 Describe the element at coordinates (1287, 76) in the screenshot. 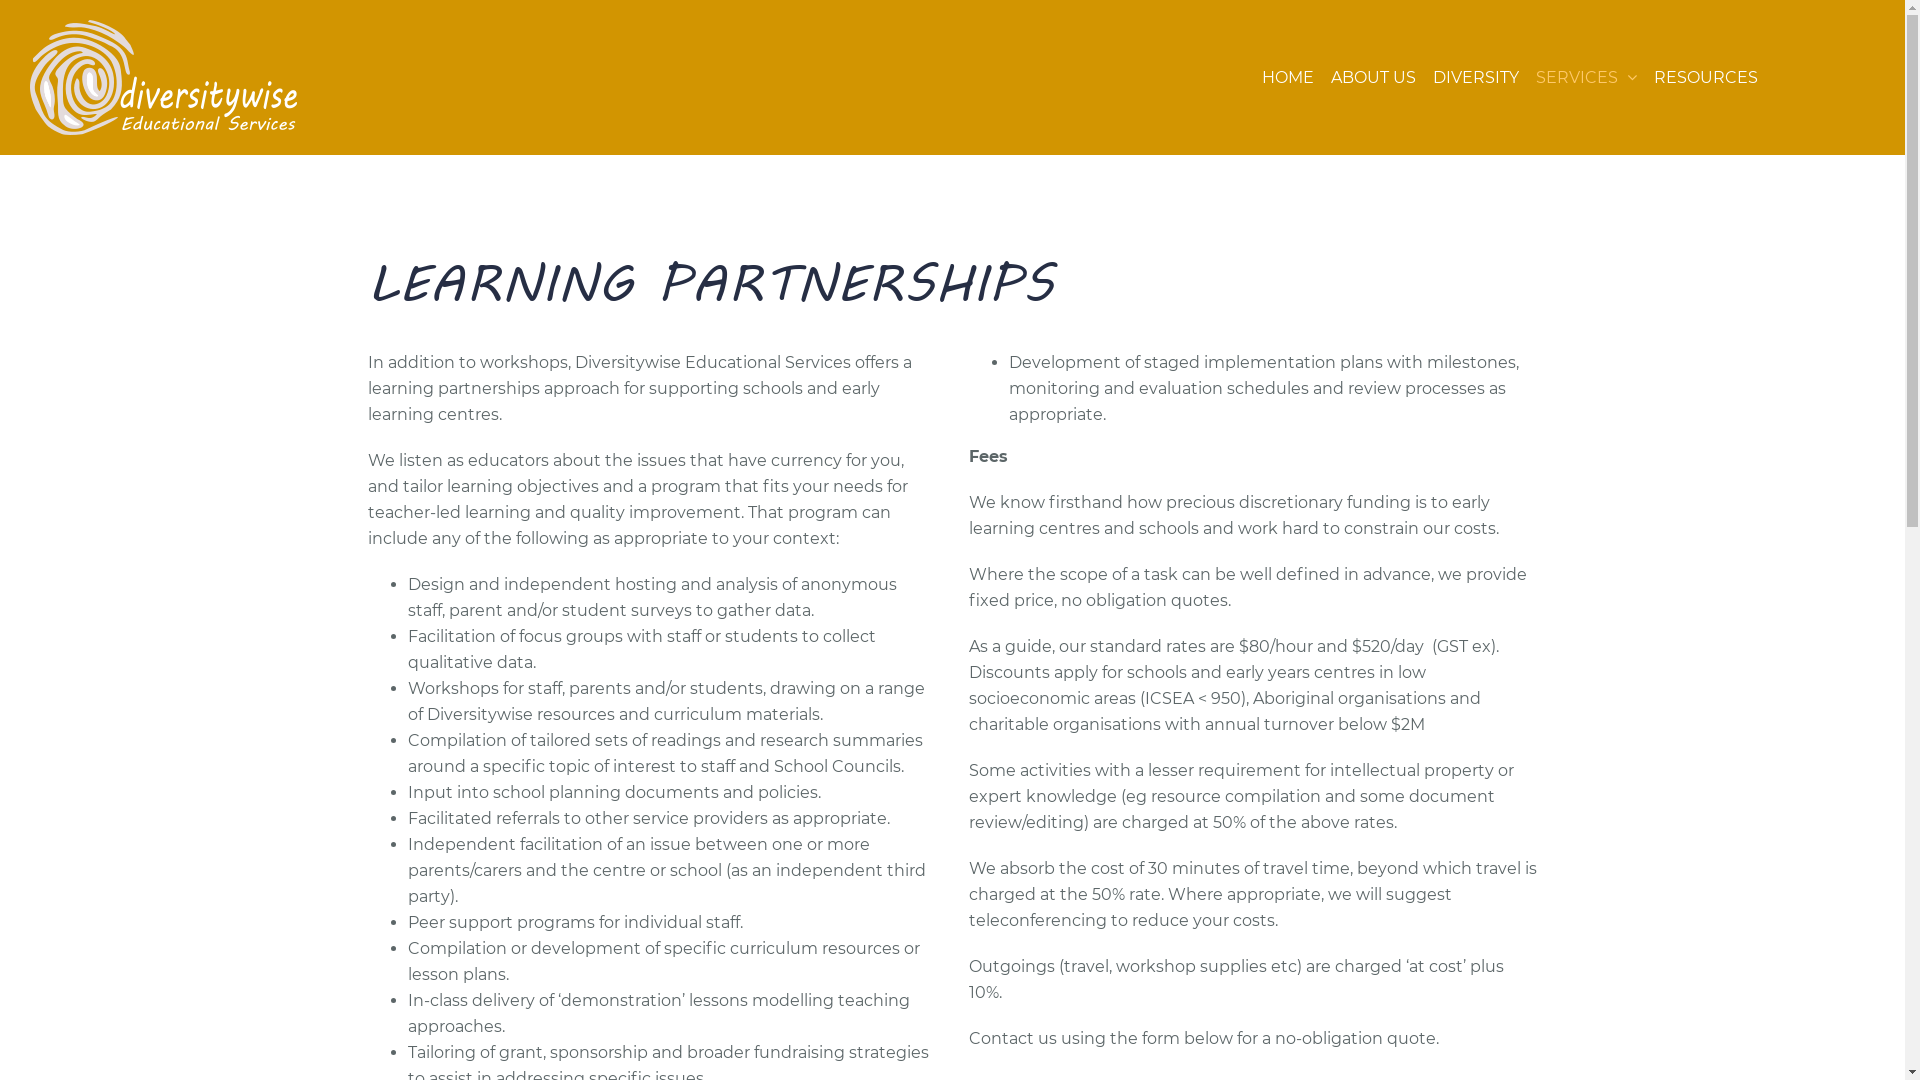

I see `'HOME'` at that location.